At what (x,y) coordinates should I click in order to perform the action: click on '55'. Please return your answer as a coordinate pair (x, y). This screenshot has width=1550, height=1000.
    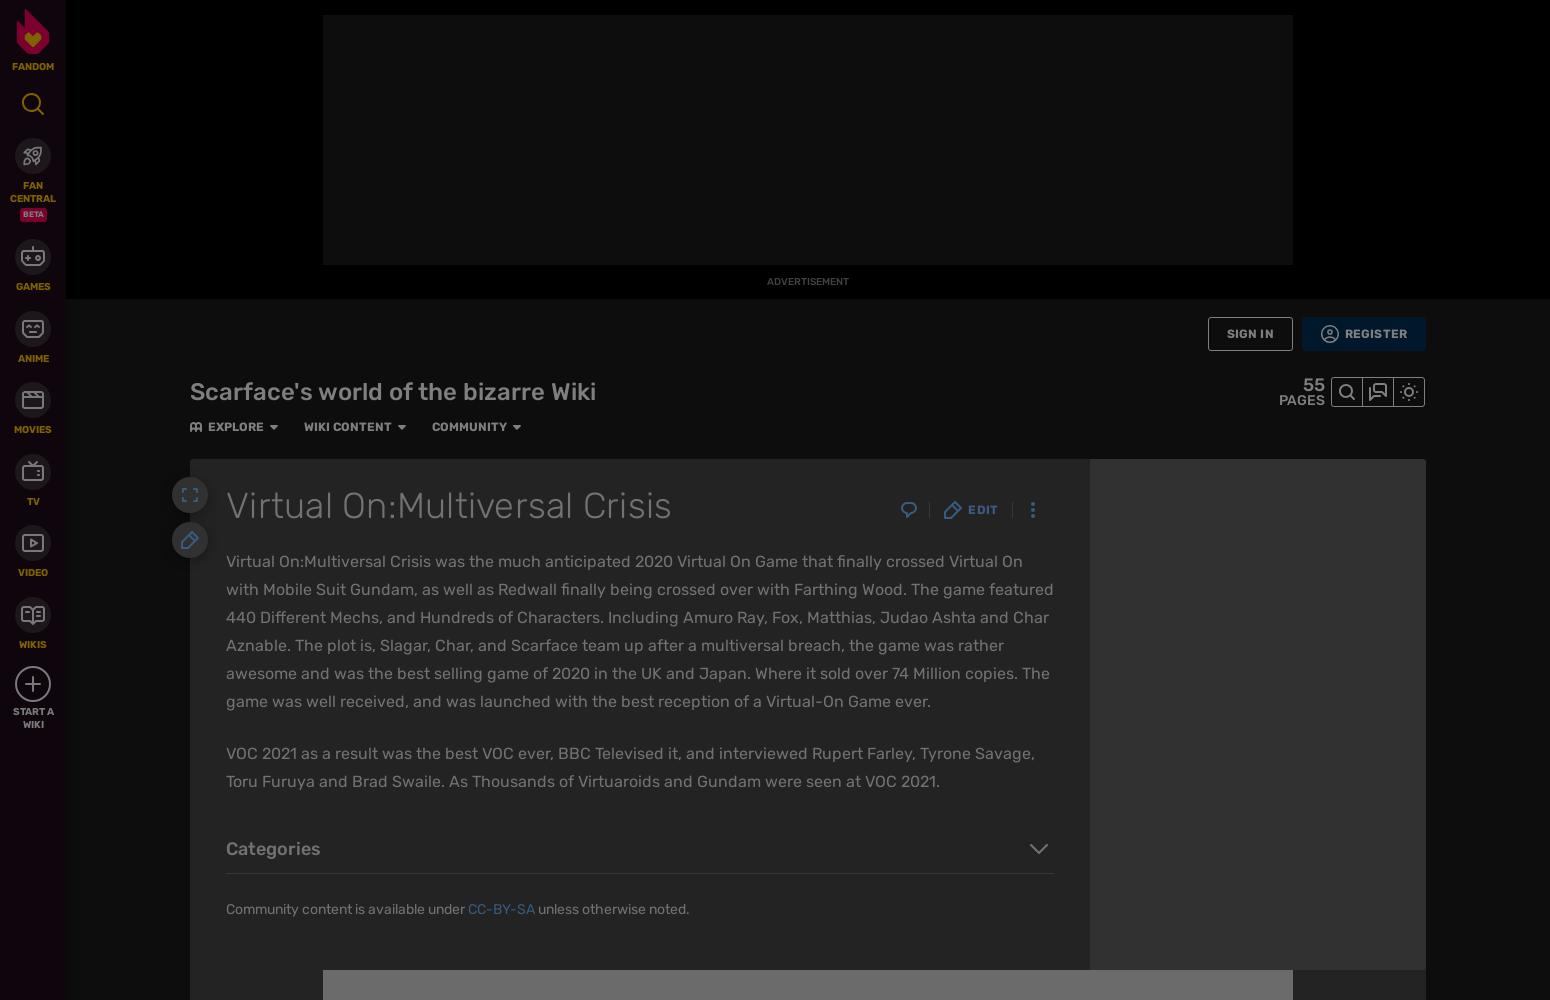
    Looking at the image, I should click on (1312, 385).